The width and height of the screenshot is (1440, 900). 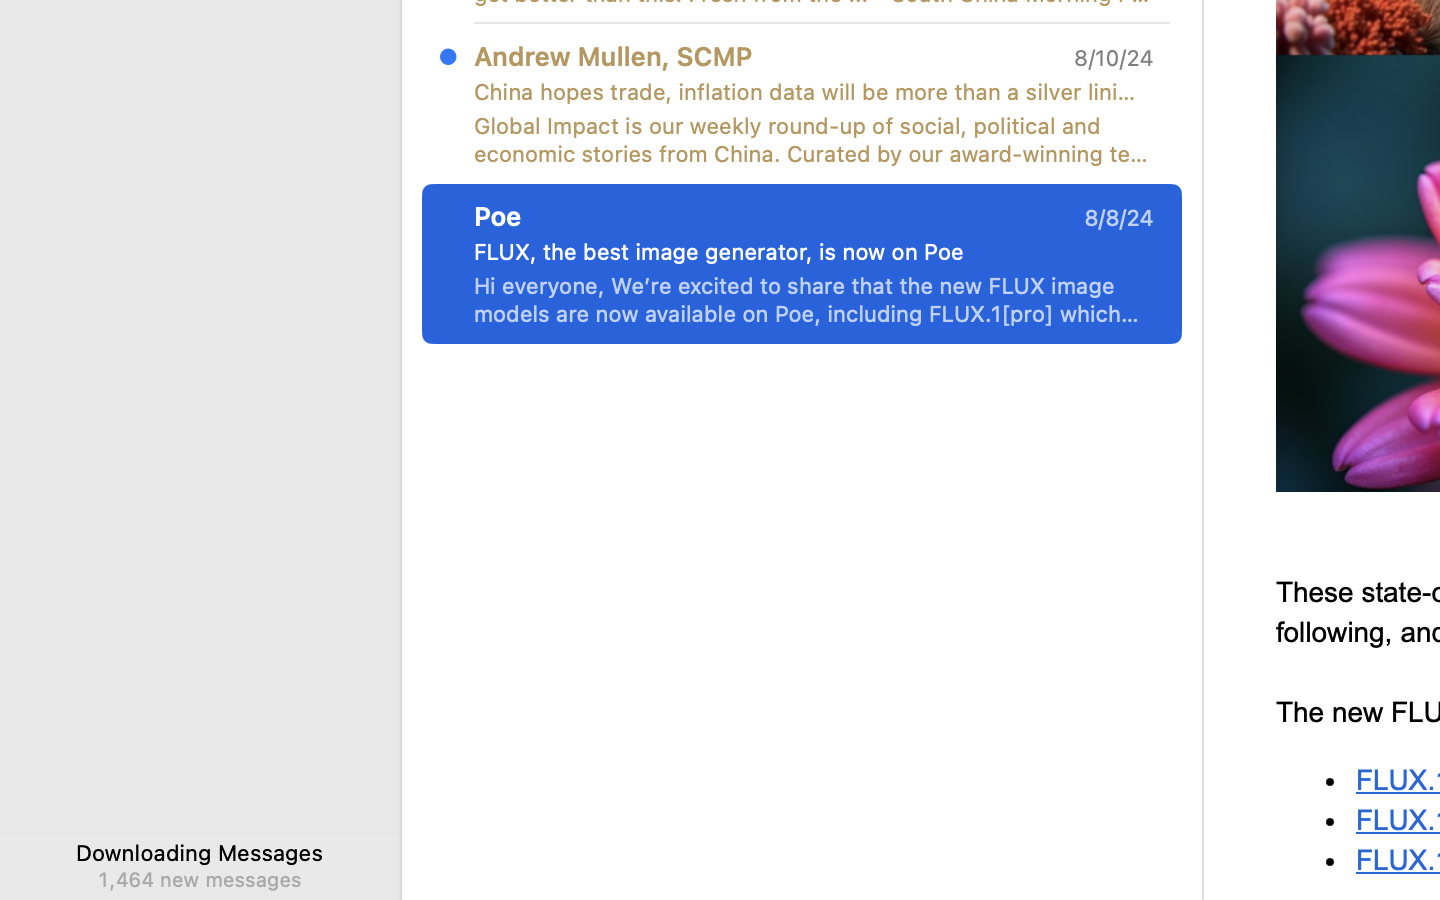 What do you see at coordinates (200, 852) in the screenshot?
I see `'Downloading Messages'` at bounding box center [200, 852].